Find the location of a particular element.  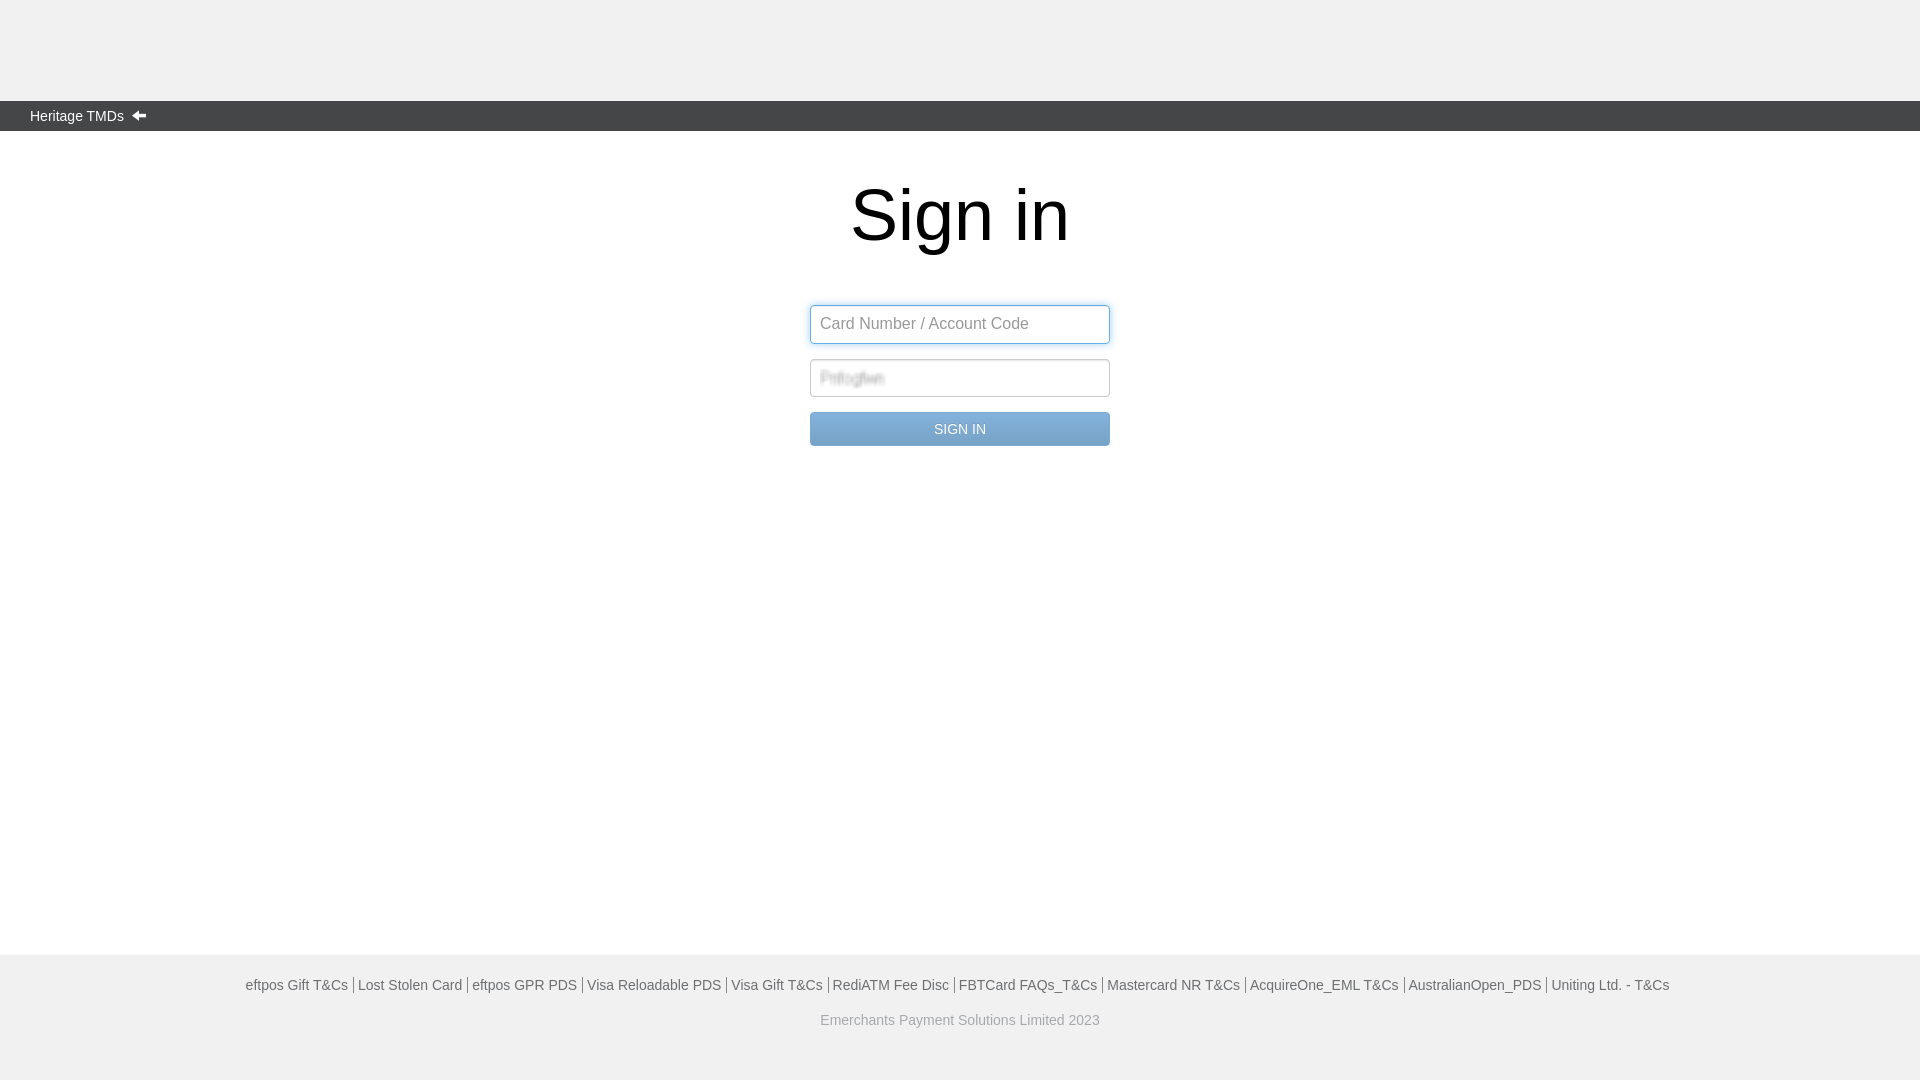

'Visa Gift T&Cs' is located at coordinates (729, 983).